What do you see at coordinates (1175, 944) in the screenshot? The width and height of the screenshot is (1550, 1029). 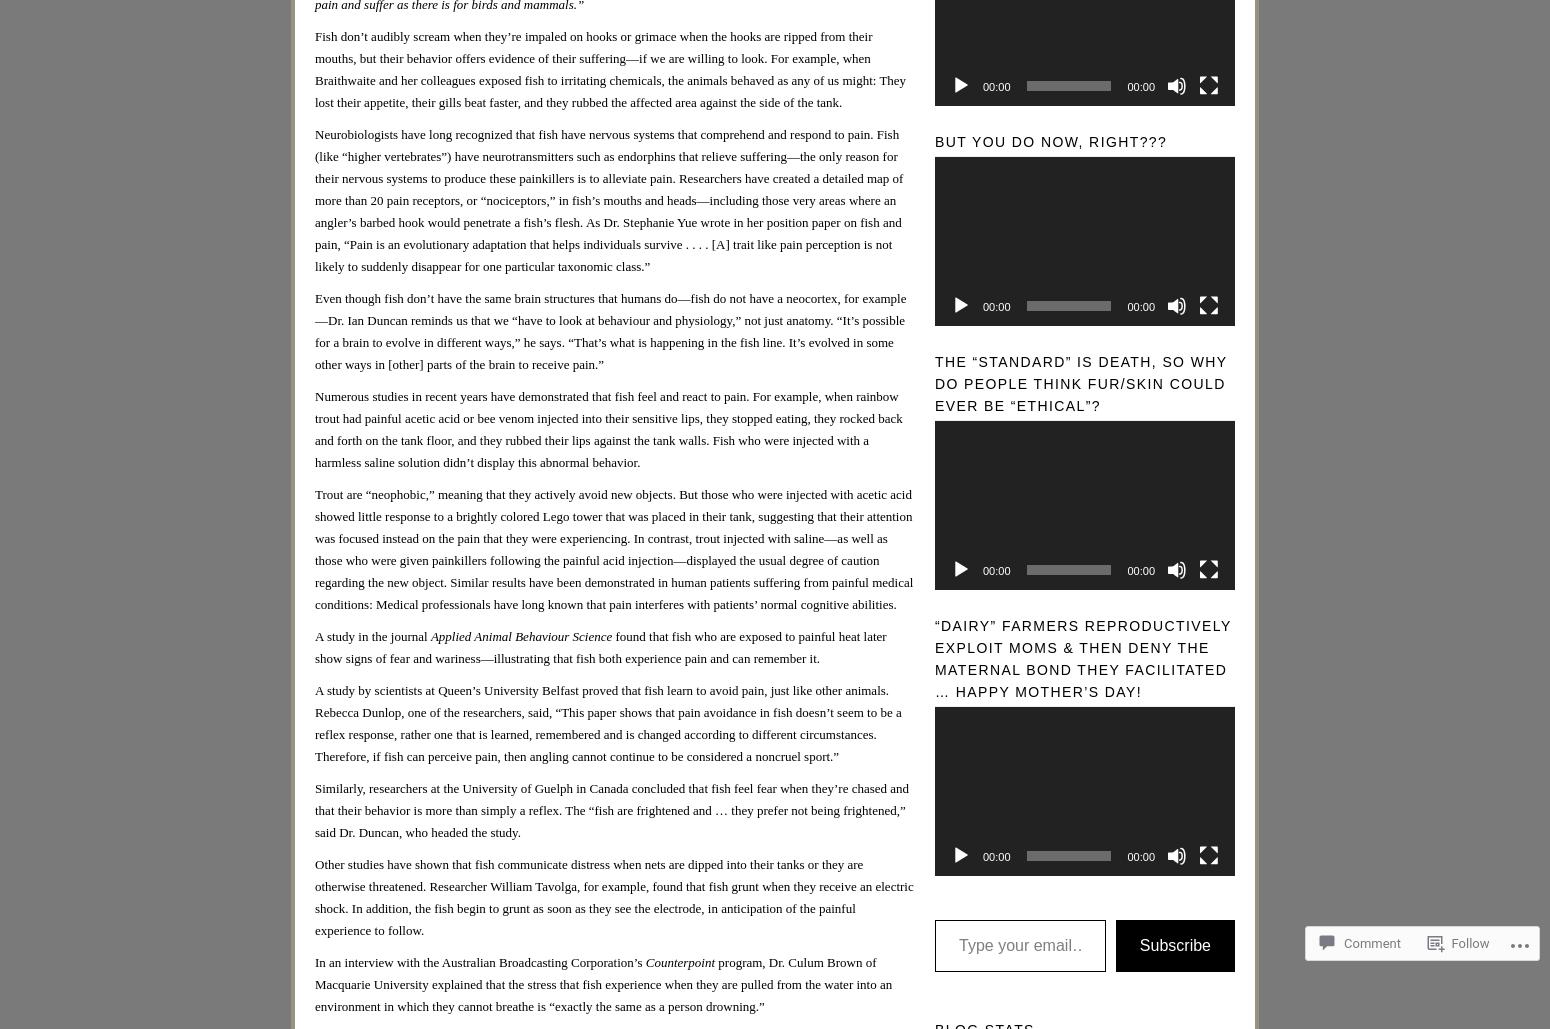 I see `'Subscribe'` at bounding box center [1175, 944].